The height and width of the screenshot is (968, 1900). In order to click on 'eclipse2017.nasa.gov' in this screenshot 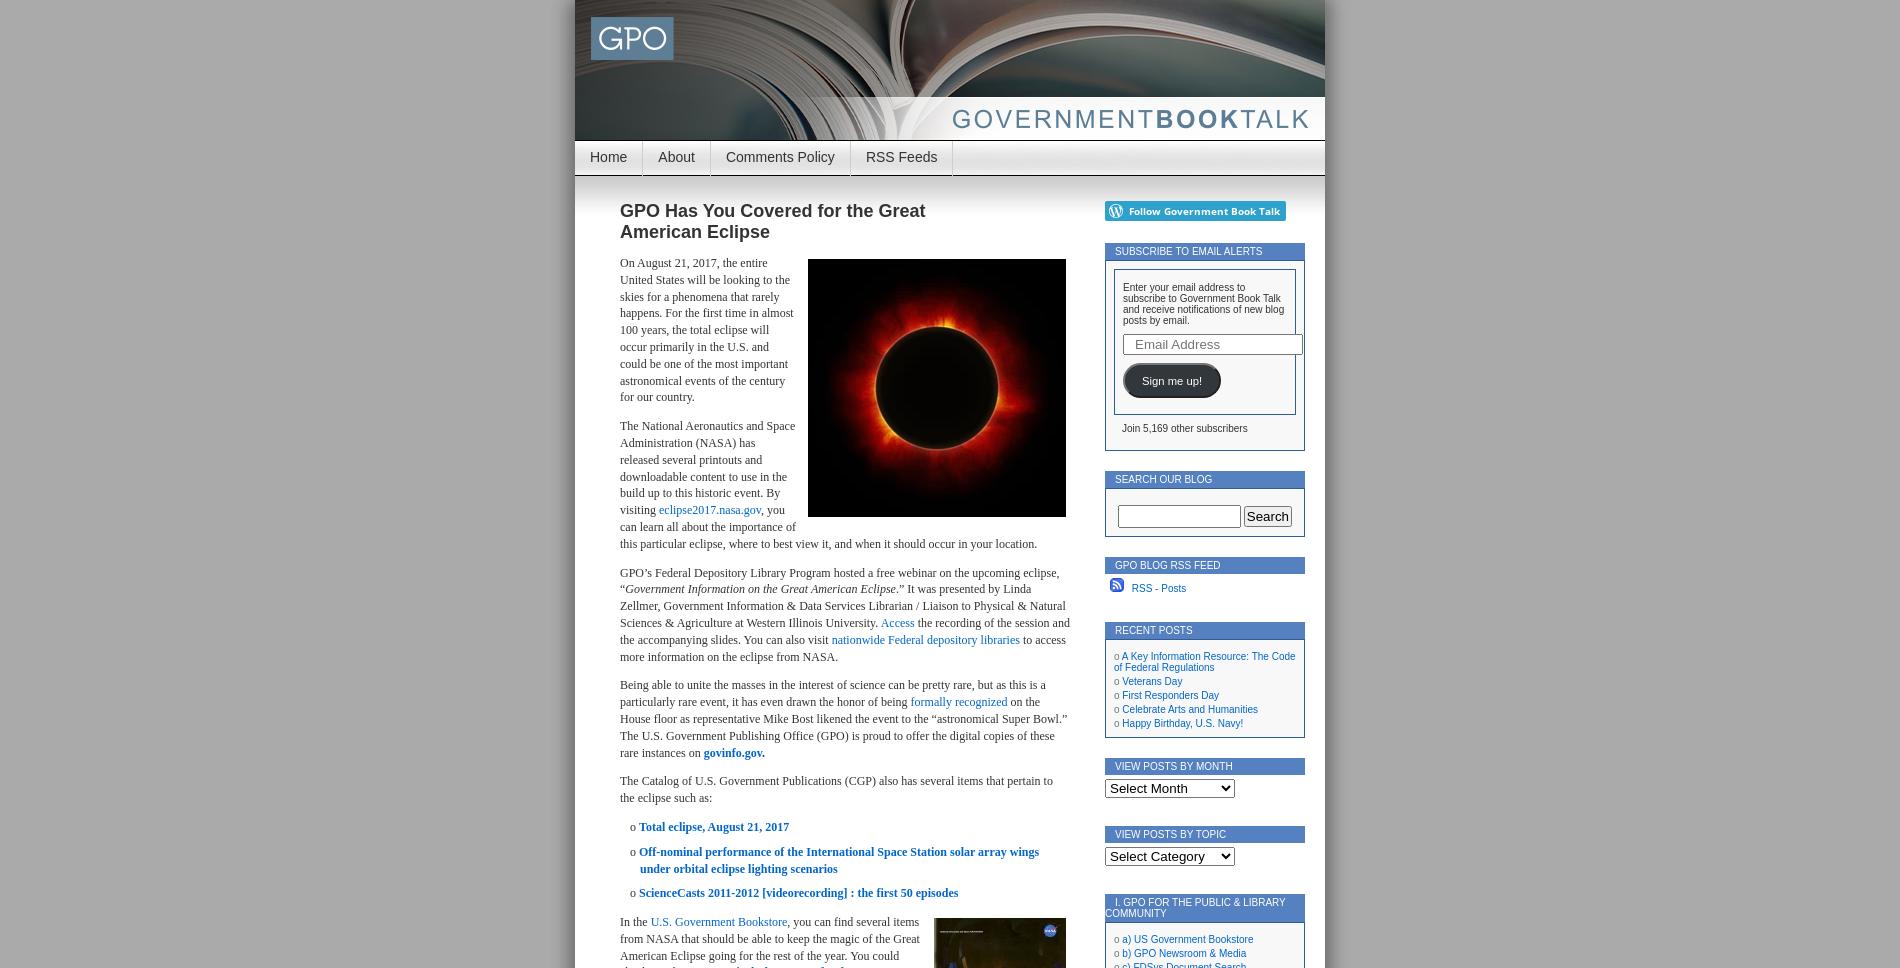, I will do `click(709, 510)`.